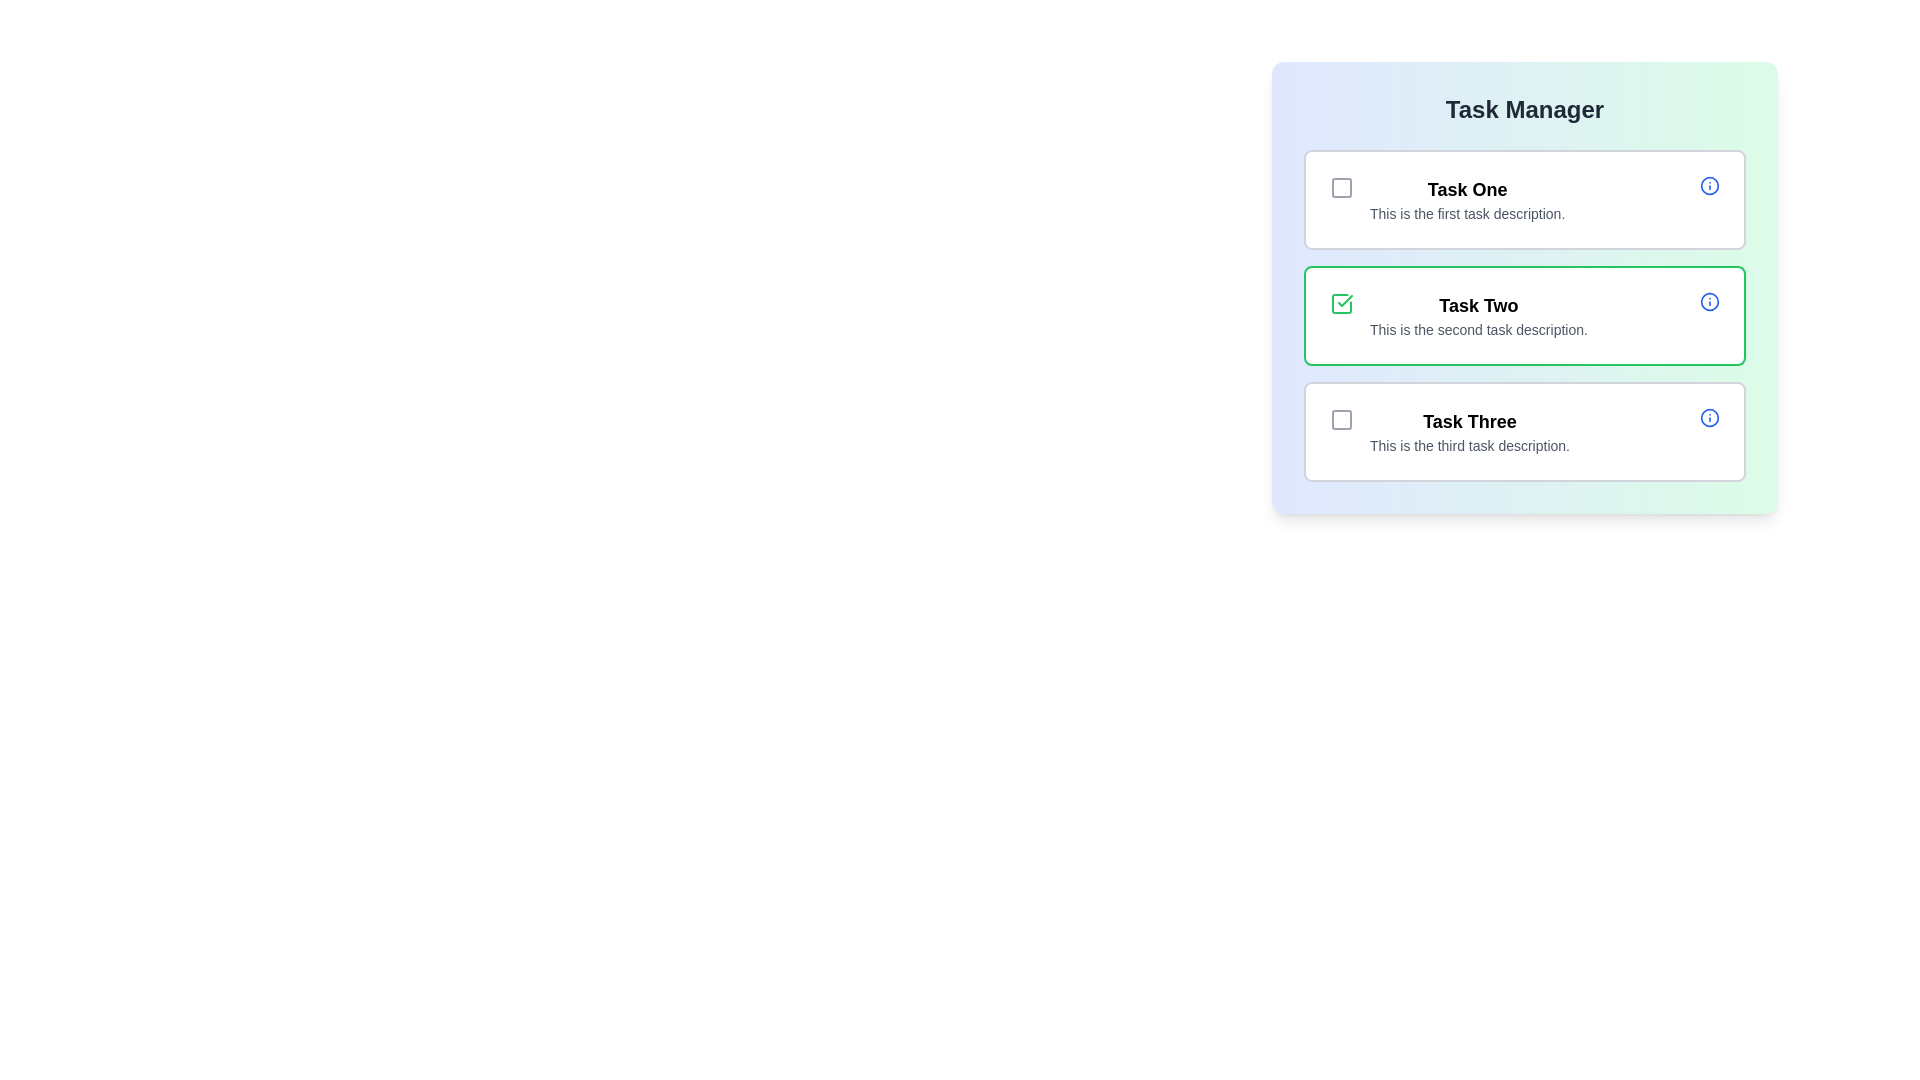 Image resolution: width=1920 pixels, height=1080 pixels. What do you see at coordinates (1524, 315) in the screenshot?
I see `task title 'Task Two' and description 'This is the second task description' from the second task entry card in the task management widget` at bounding box center [1524, 315].